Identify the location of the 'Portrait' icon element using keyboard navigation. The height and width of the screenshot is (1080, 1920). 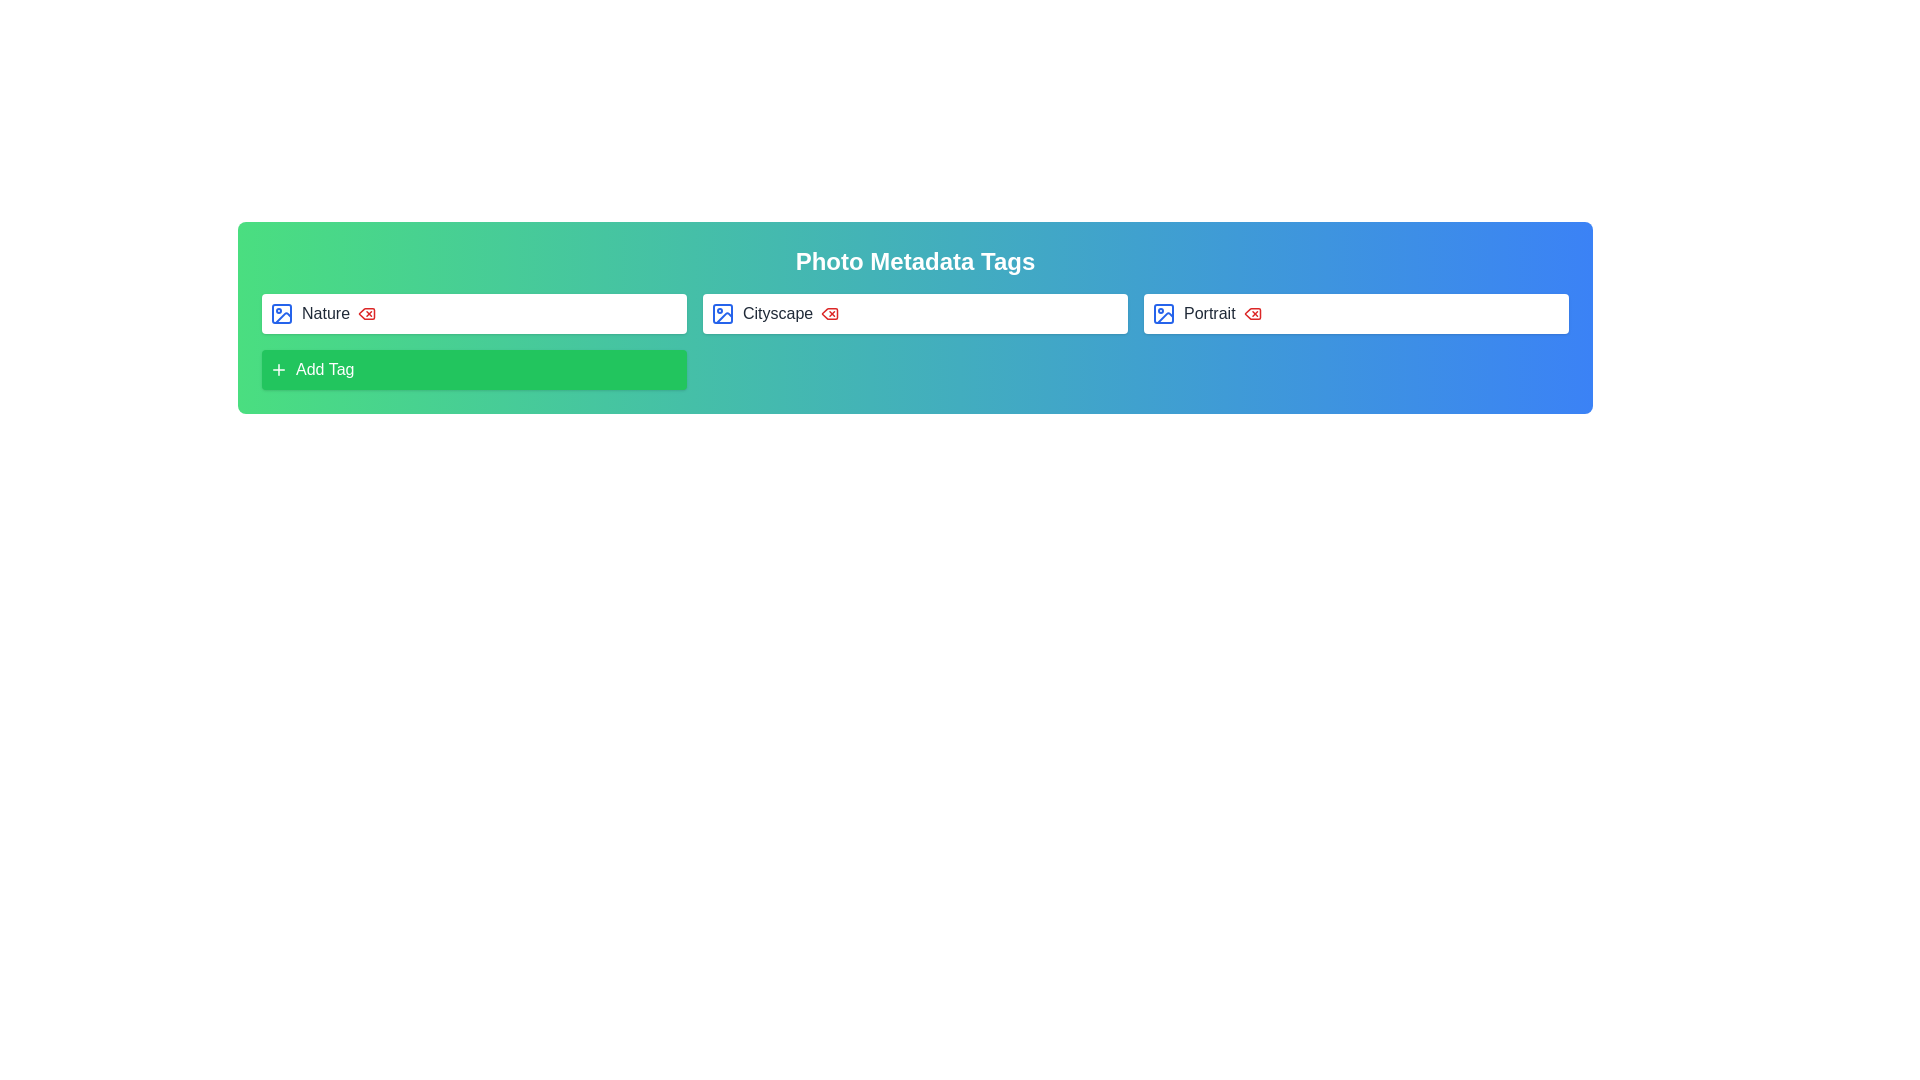
(1163, 313).